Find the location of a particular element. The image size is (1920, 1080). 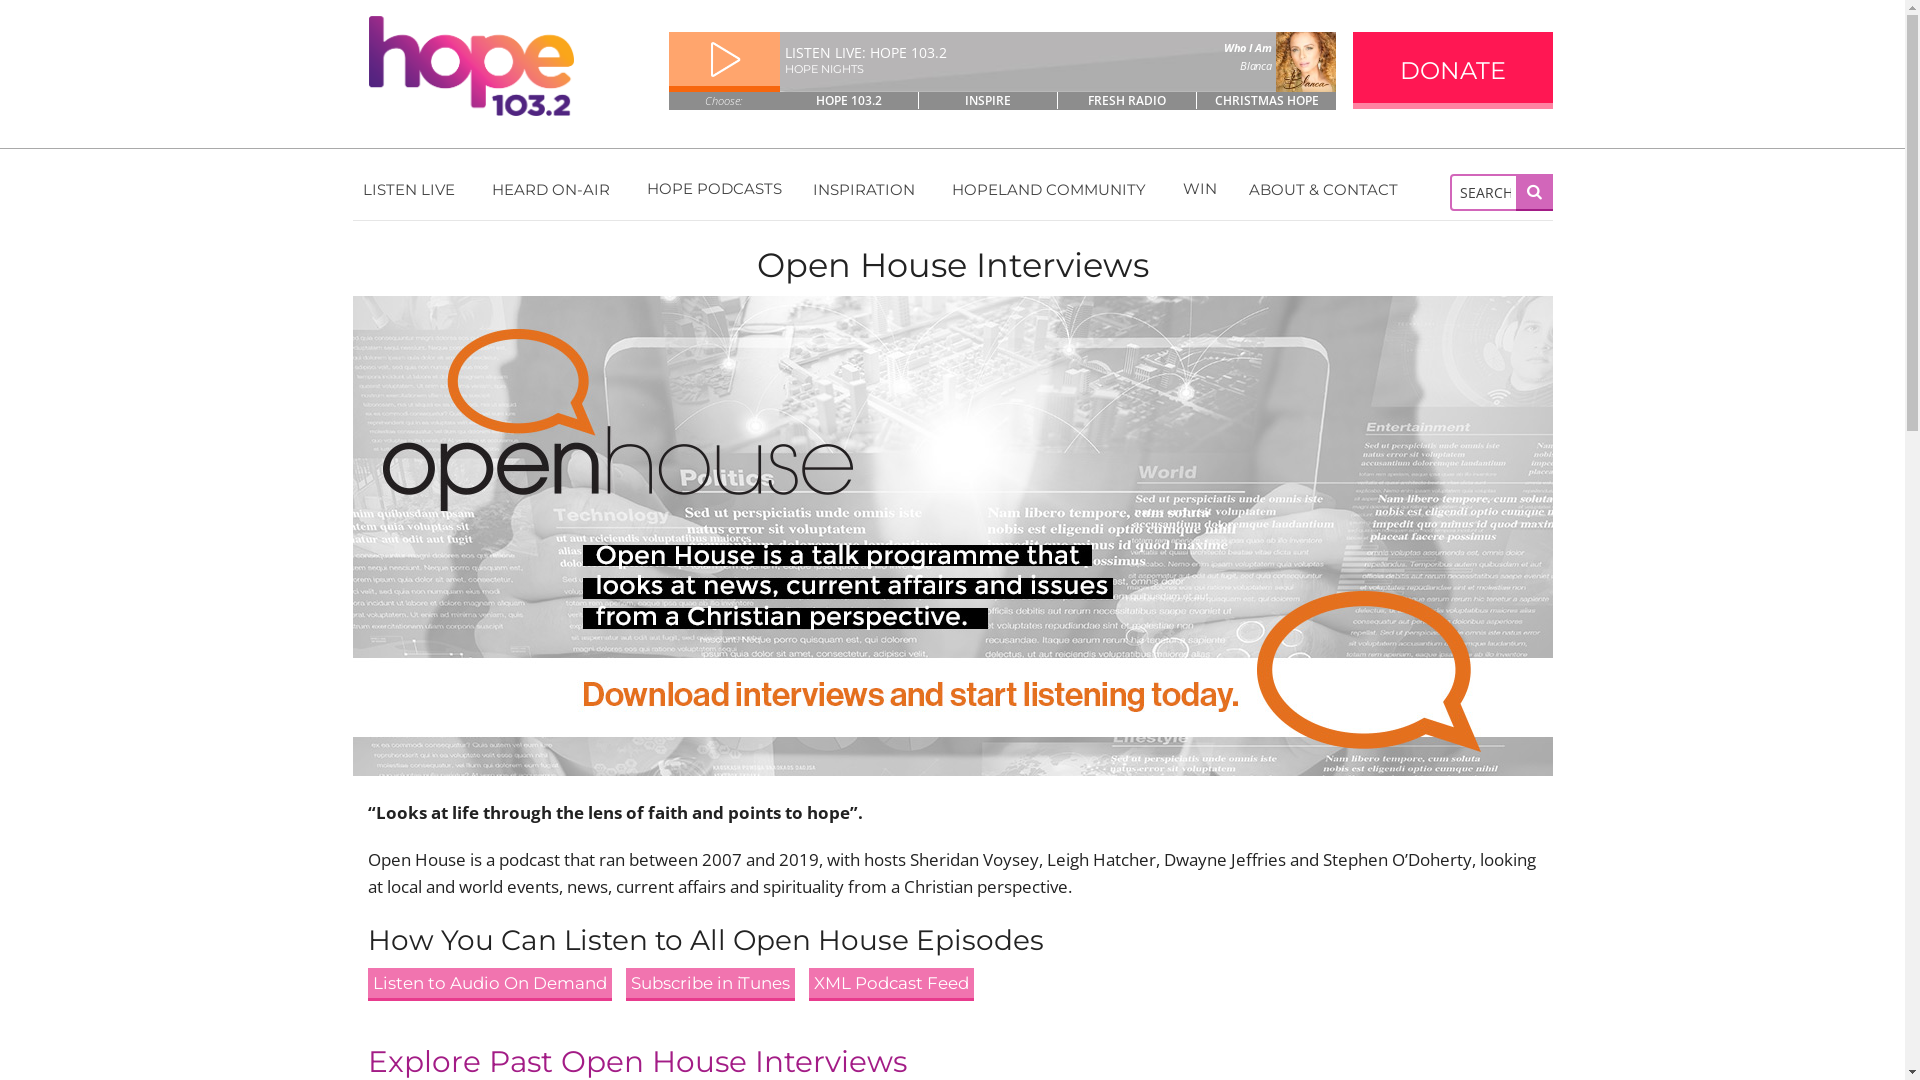

'INSPIRE' is located at coordinates (988, 100).